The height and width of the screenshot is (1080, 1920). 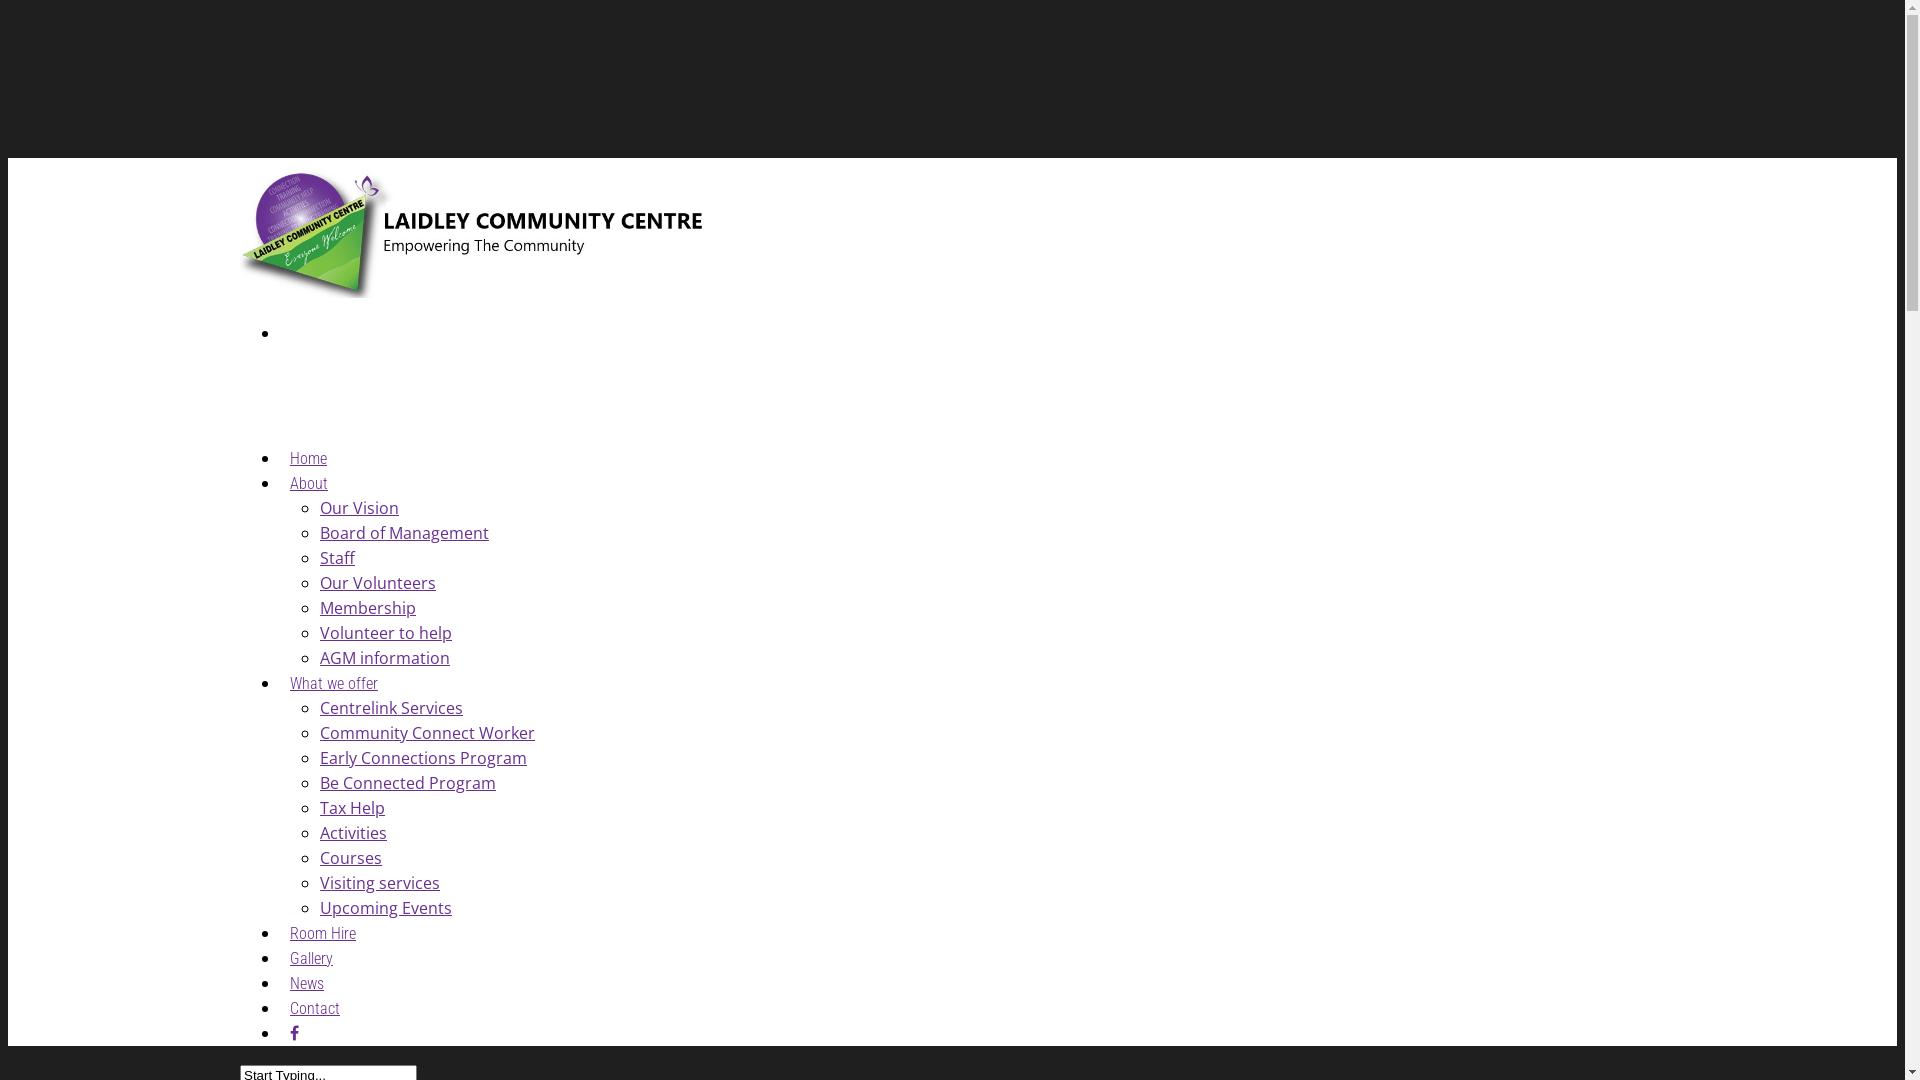 What do you see at coordinates (310, 962) in the screenshot?
I see `'Gallery'` at bounding box center [310, 962].